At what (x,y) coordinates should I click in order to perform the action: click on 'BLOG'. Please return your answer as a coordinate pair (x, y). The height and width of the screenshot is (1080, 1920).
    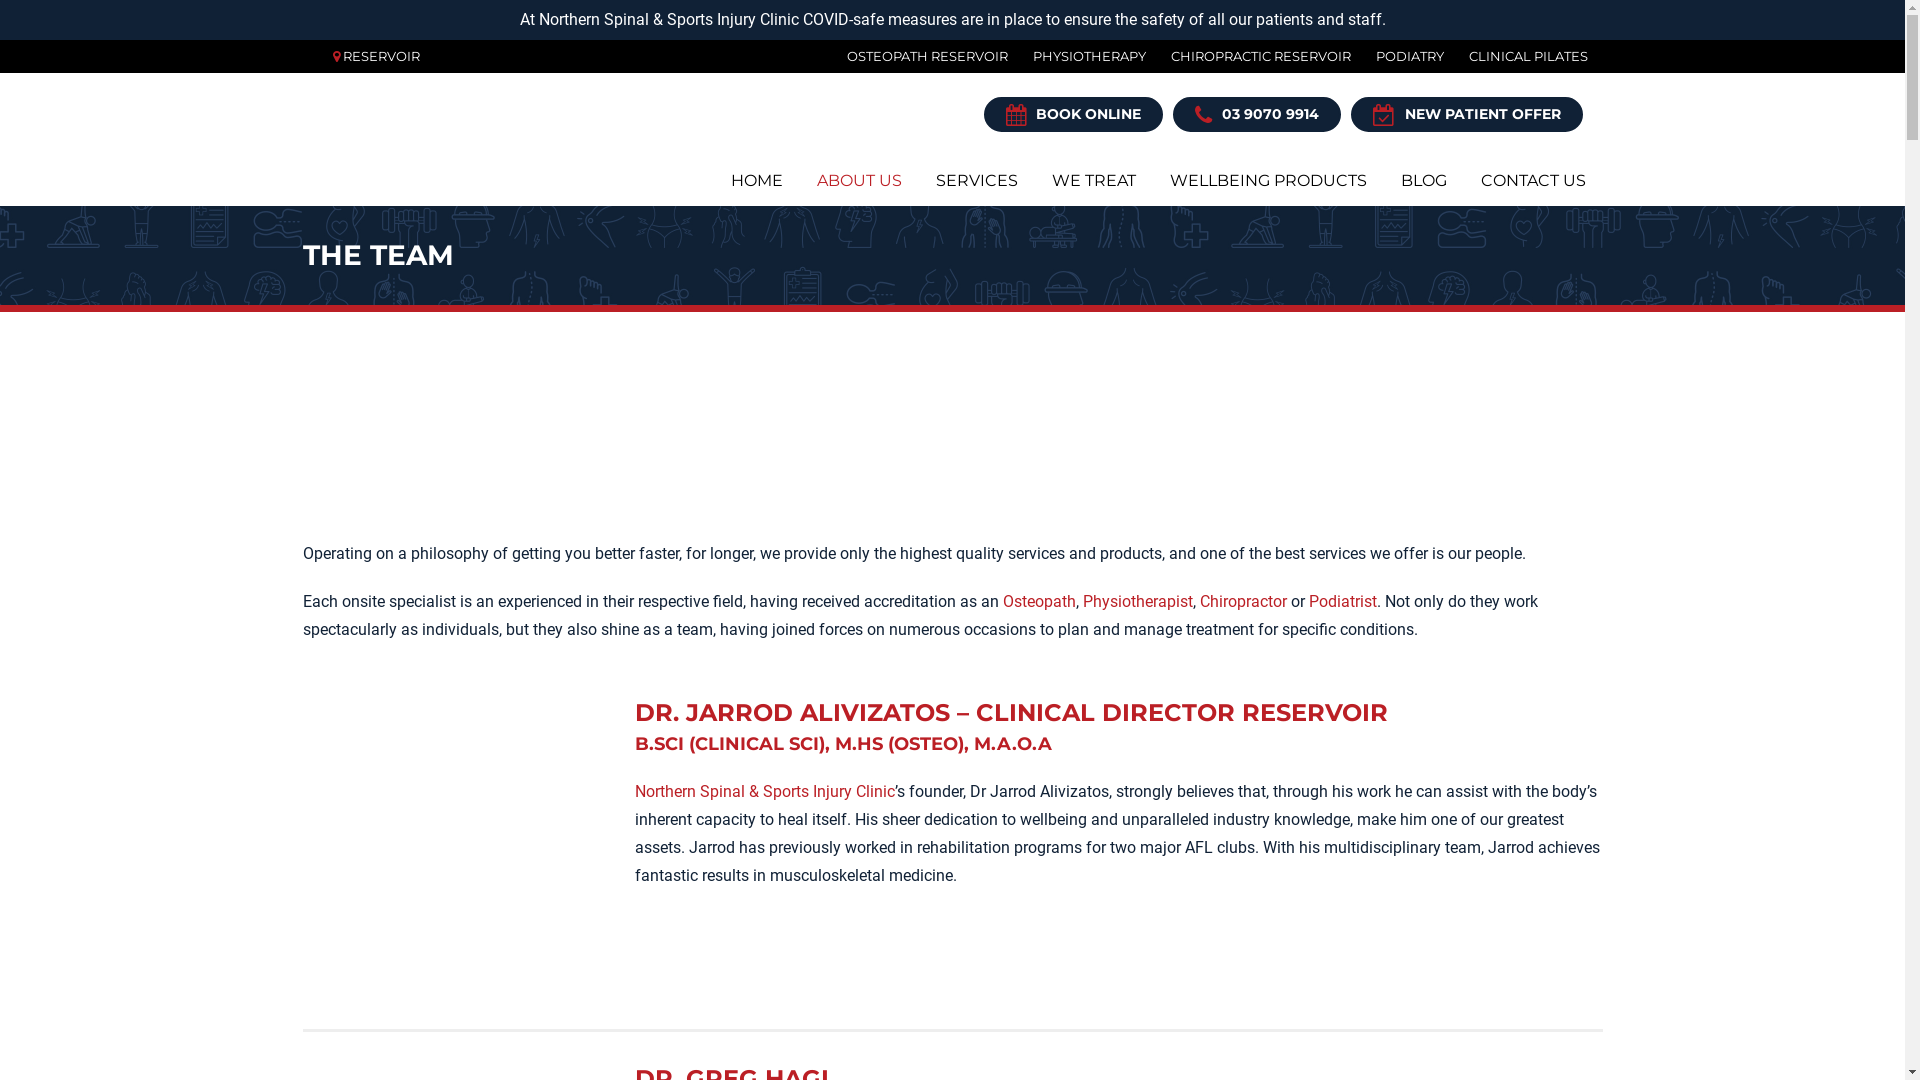
    Looking at the image, I should click on (1423, 181).